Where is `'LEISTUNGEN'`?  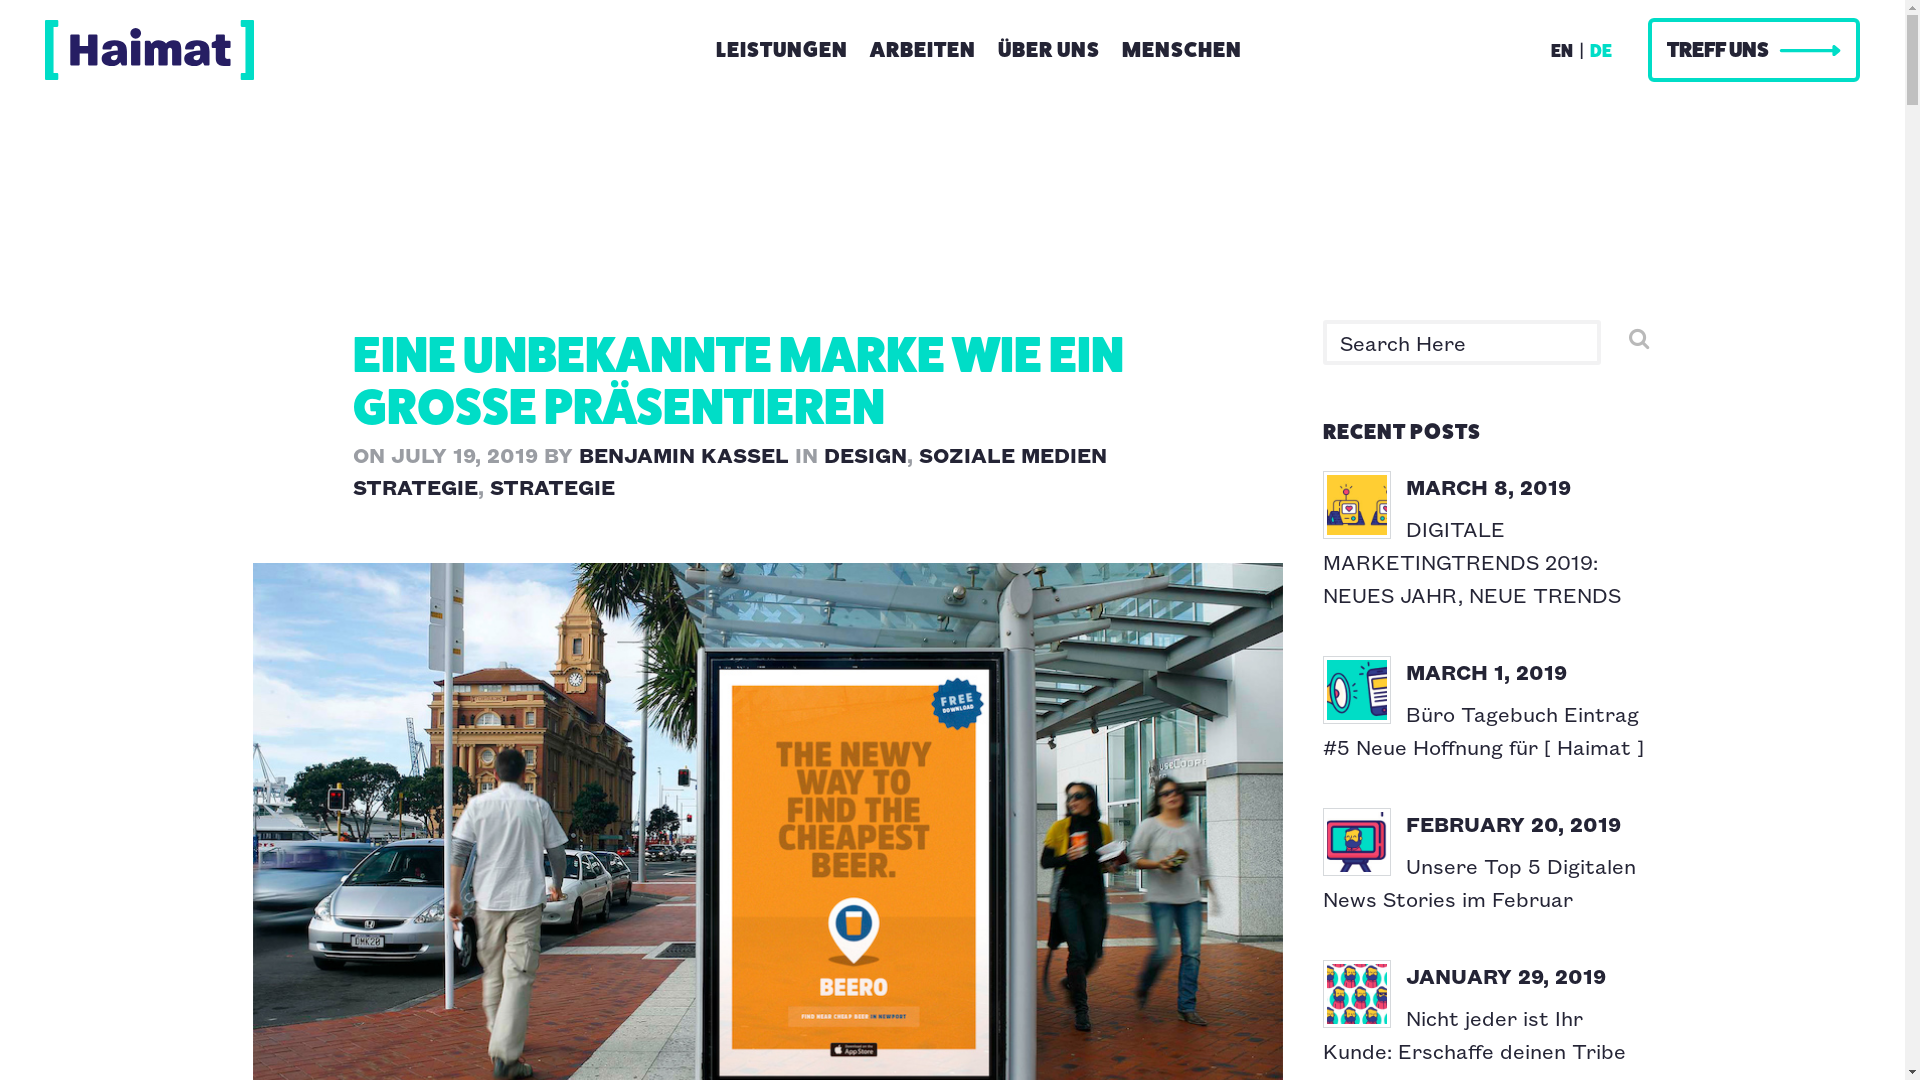 'LEISTUNGEN' is located at coordinates (715, 34).